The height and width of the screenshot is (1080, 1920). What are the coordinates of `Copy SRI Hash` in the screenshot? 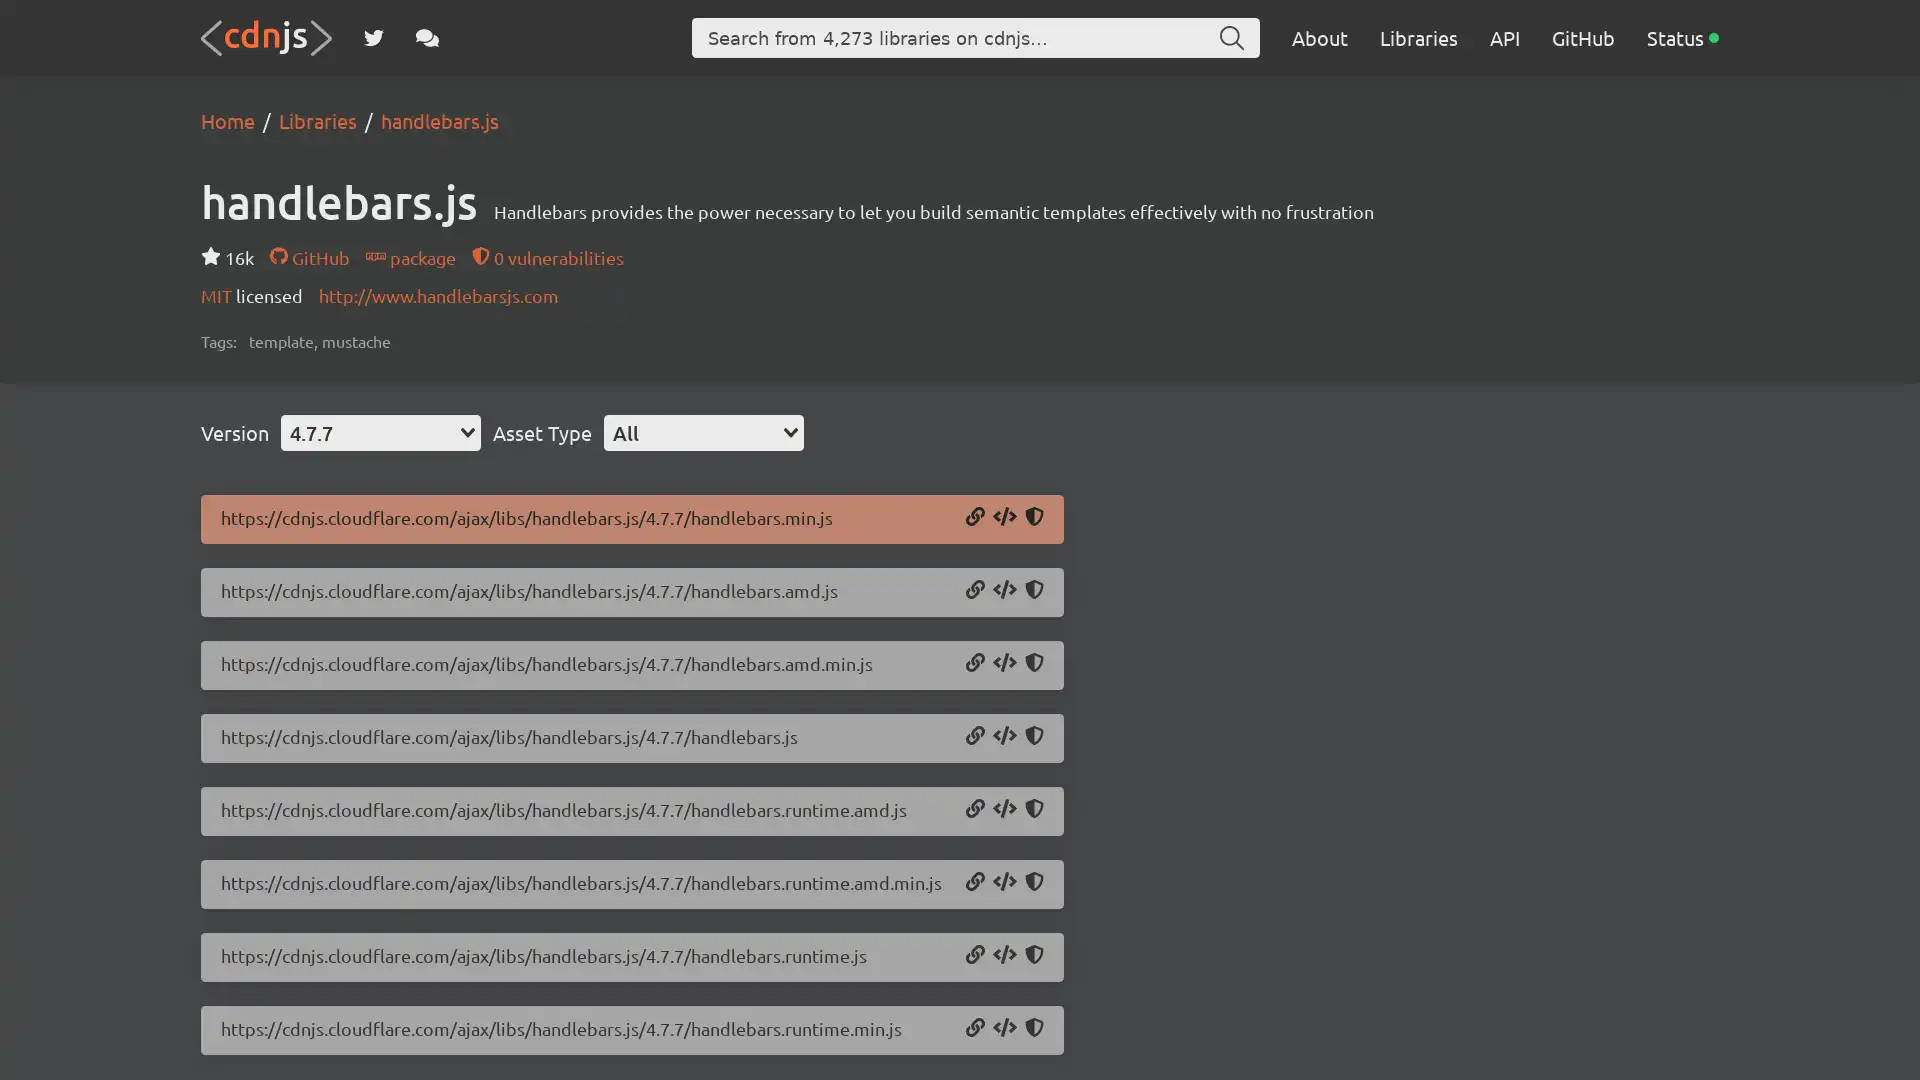 It's located at (1034, 737).